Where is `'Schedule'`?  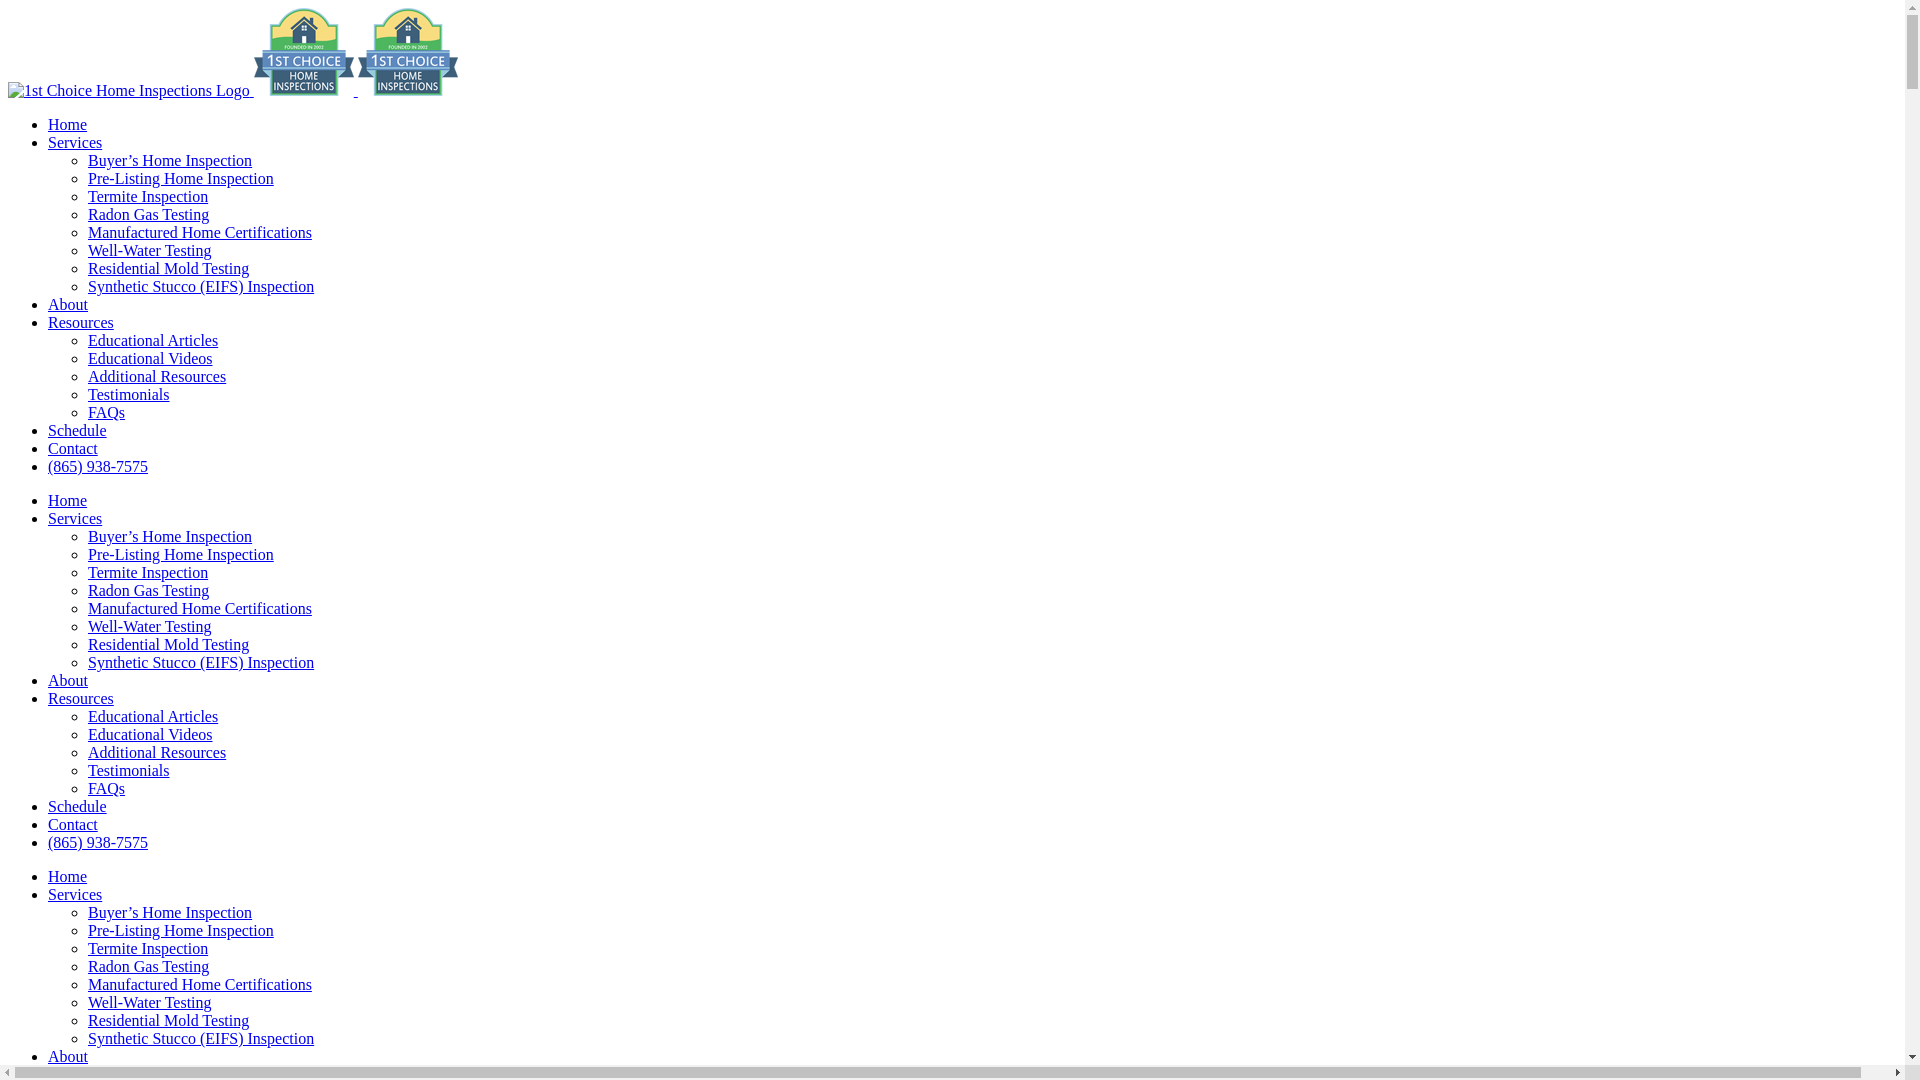
'Schedule' is located at coordinates (77, 429).